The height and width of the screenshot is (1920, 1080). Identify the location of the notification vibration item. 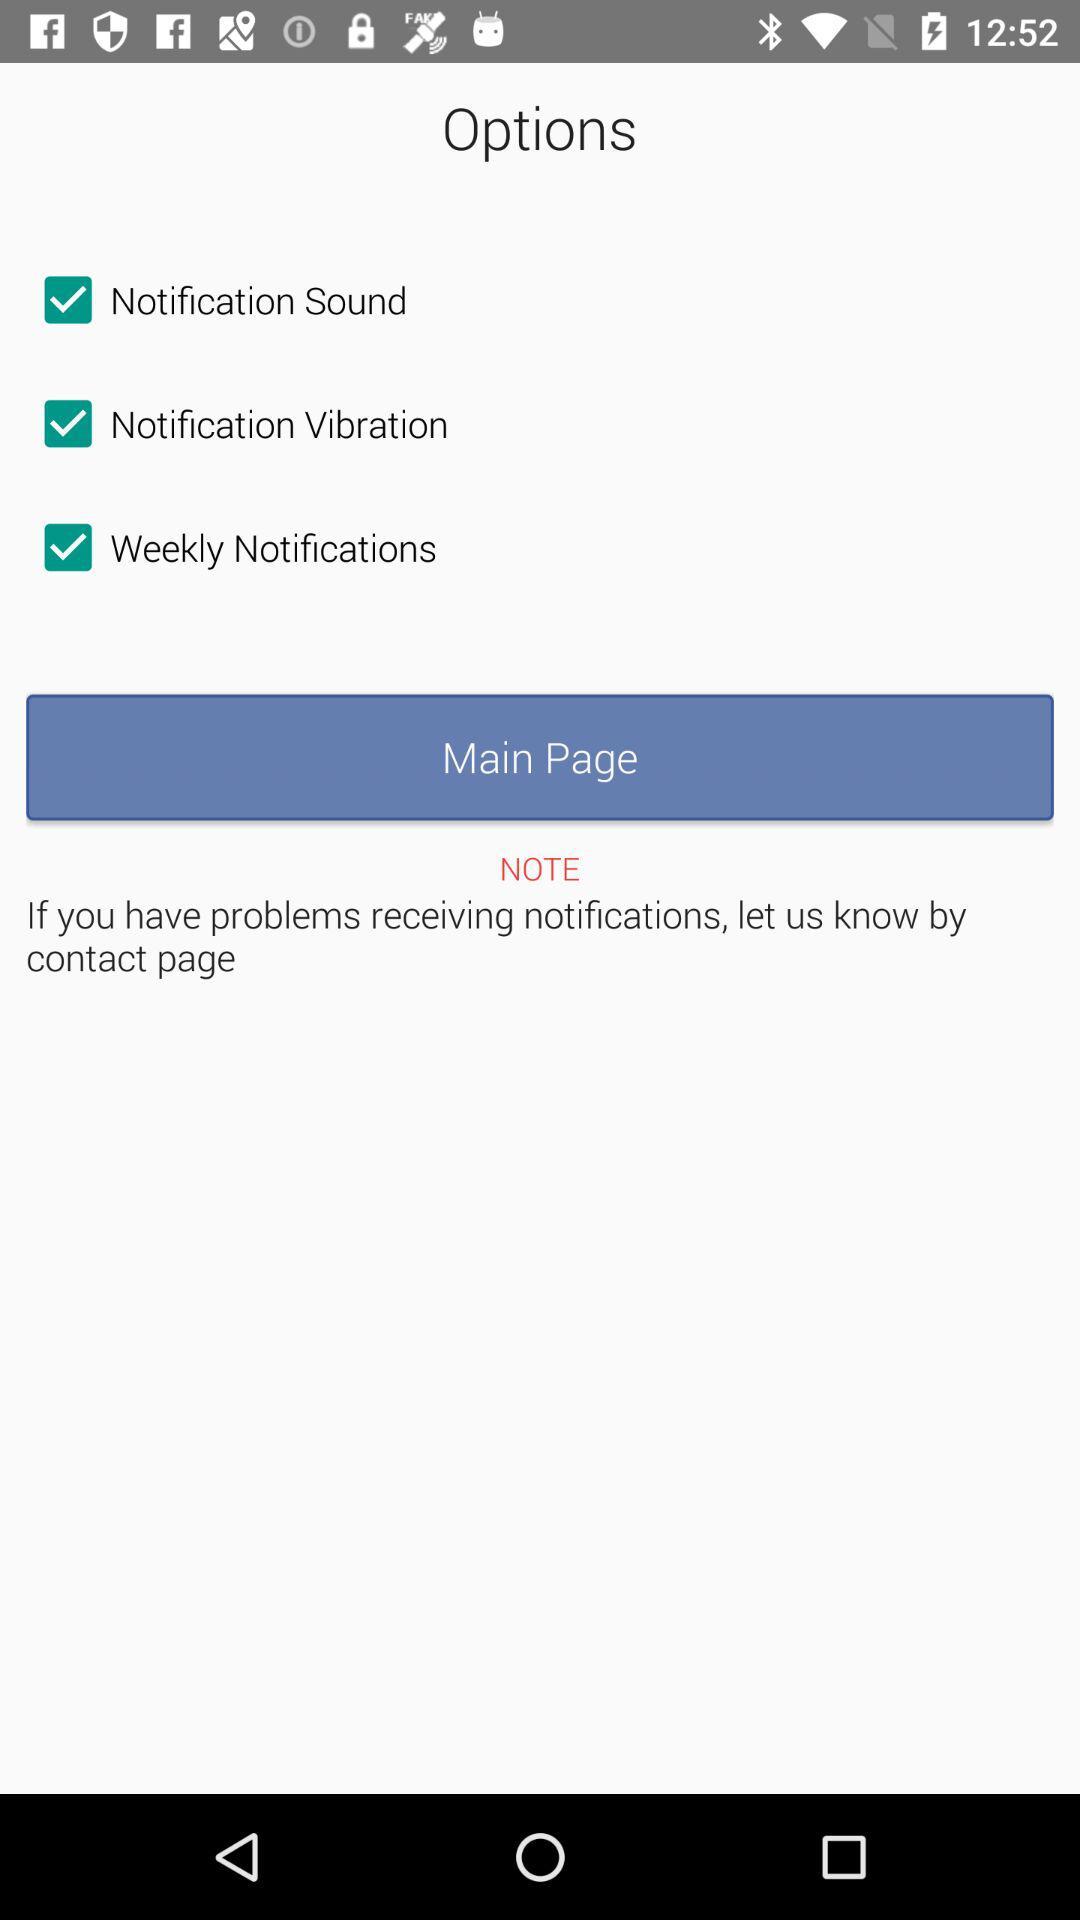
(236, 422).